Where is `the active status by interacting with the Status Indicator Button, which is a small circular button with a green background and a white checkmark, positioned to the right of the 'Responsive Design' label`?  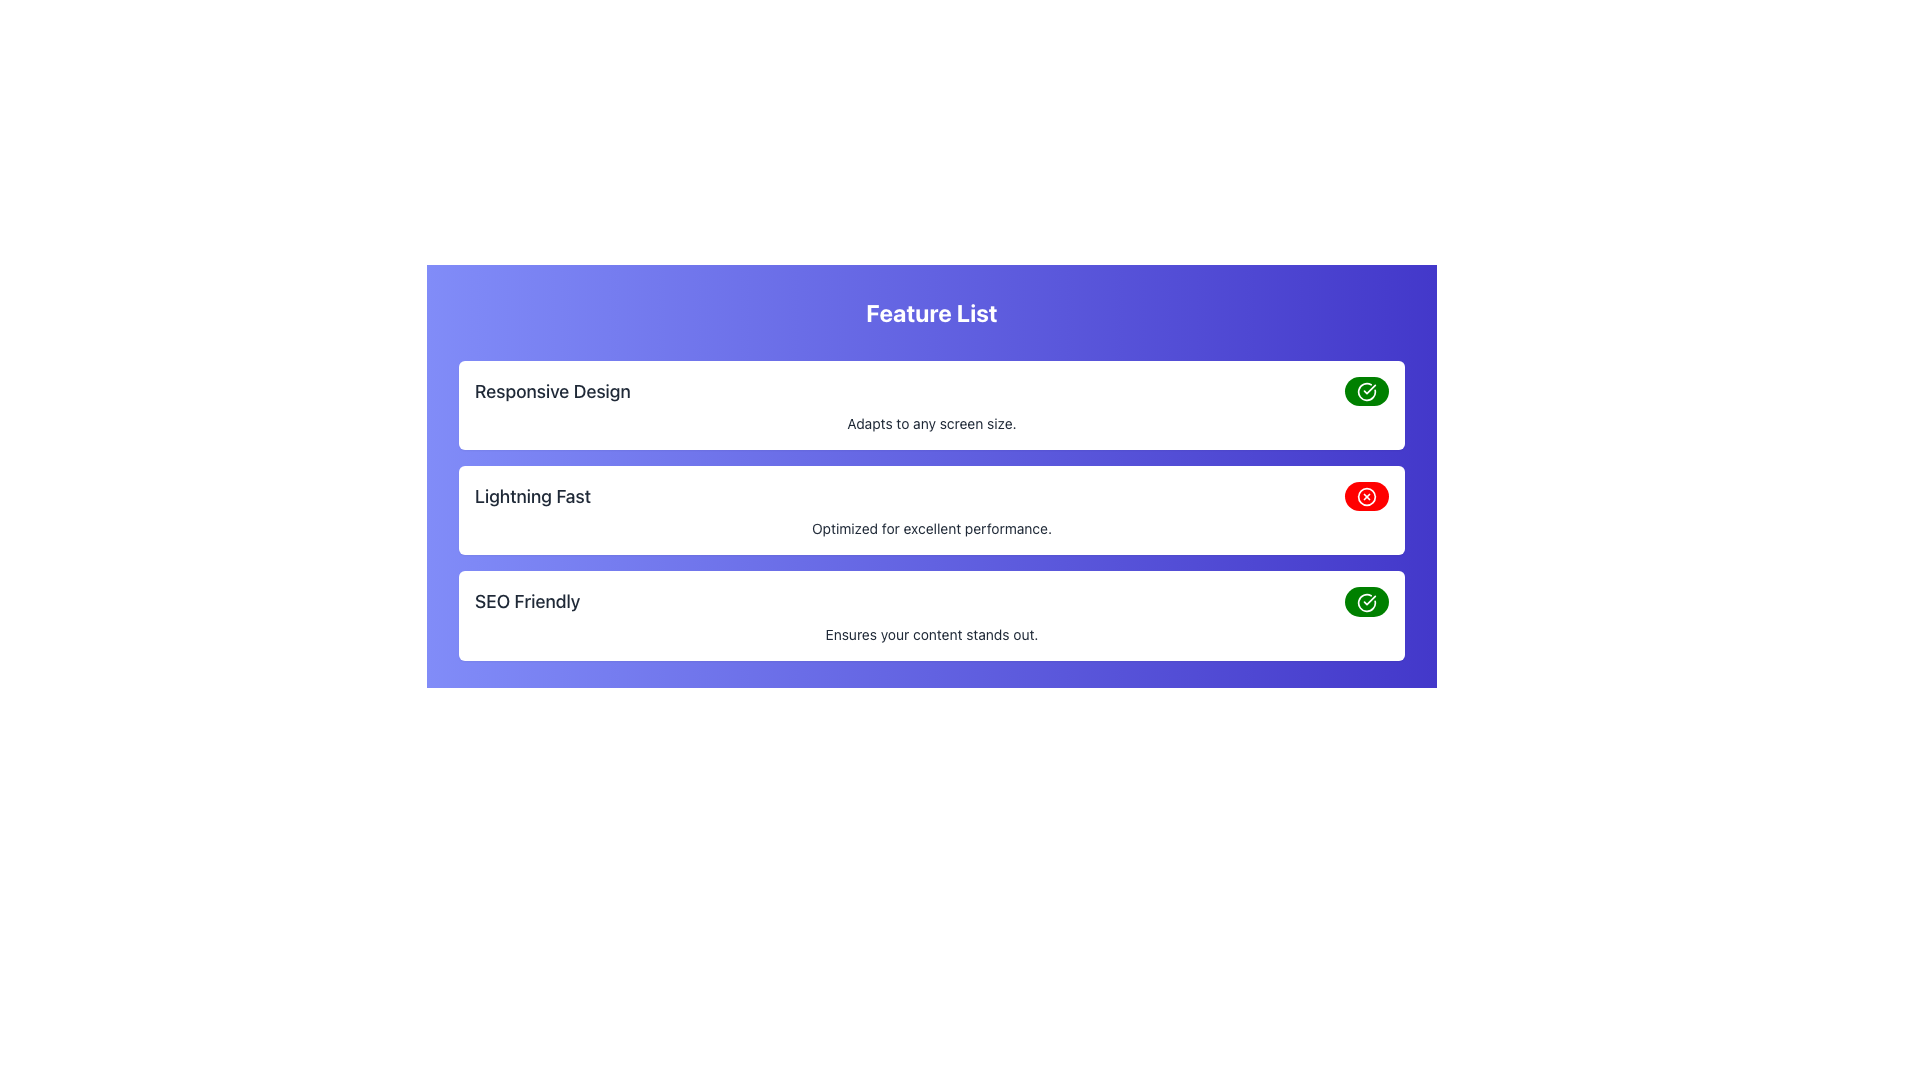 the active status by interacting with the Status Indicator Button, which is a small circular button with a green background and a white checkmark, positioned to the right of the 'Responsive Design' label is located at coordinates (1366, 390).